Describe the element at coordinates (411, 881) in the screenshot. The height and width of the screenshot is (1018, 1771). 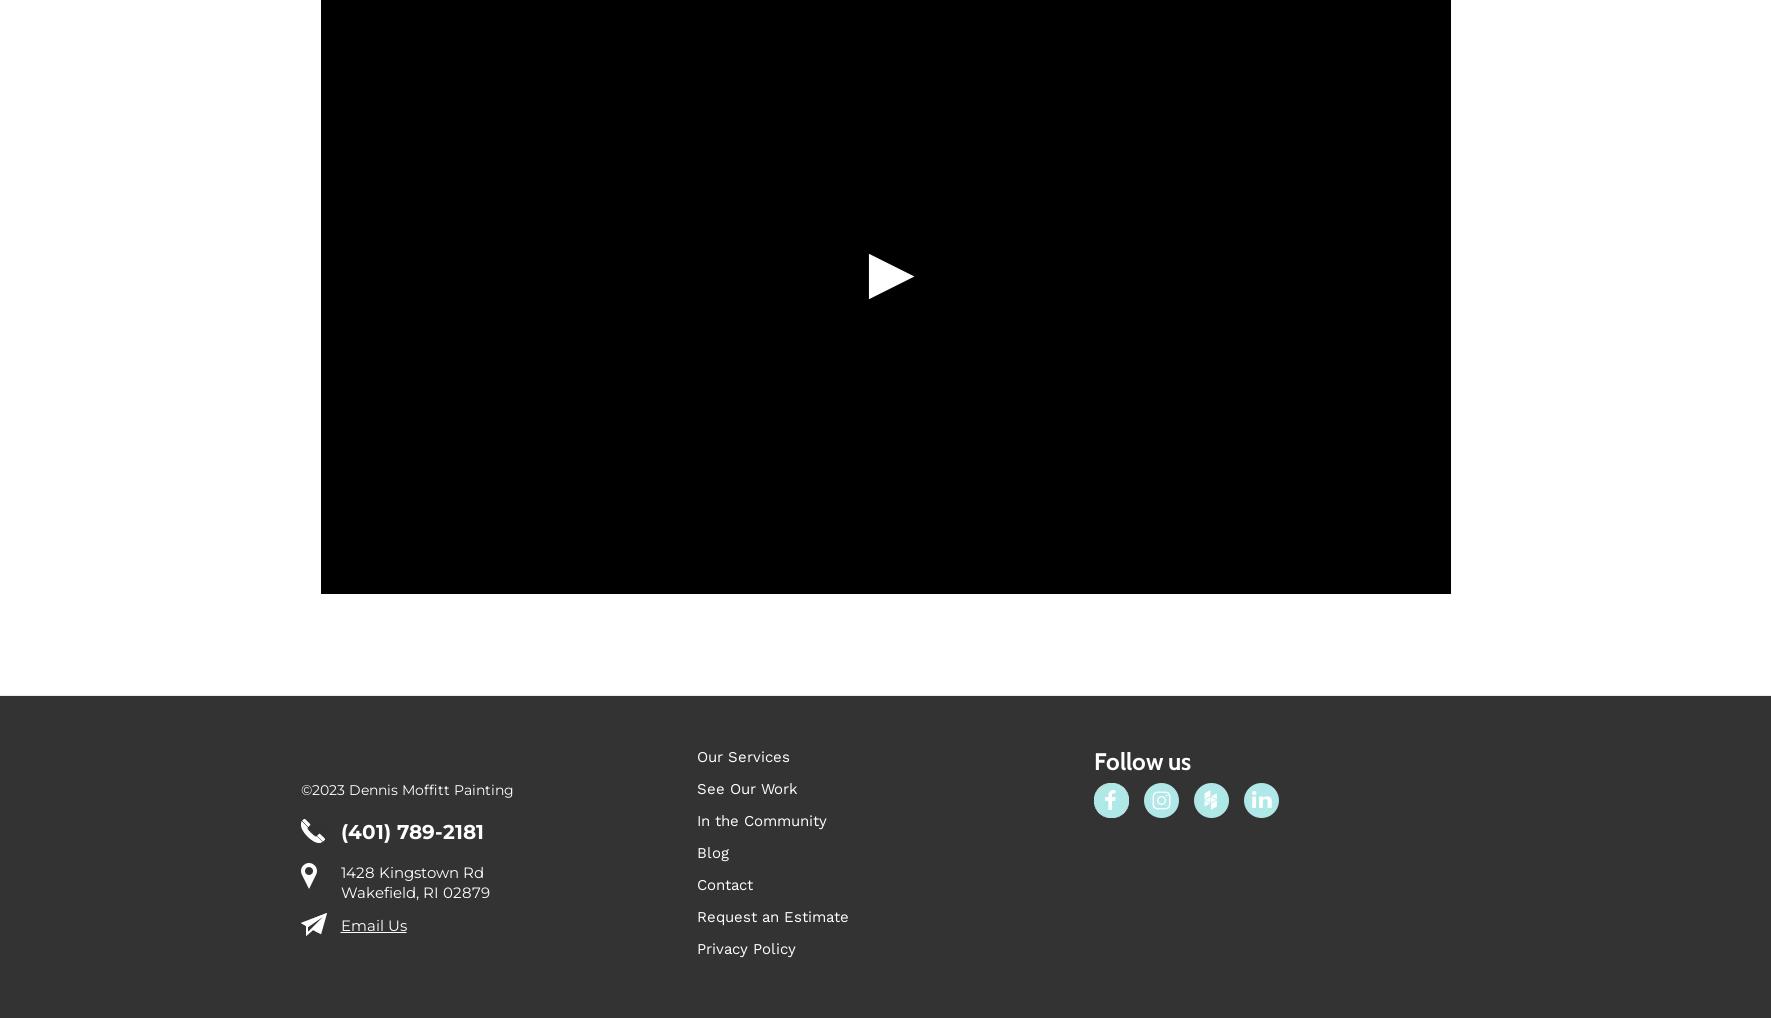
I see `'(401) 789-2181'` at that location.